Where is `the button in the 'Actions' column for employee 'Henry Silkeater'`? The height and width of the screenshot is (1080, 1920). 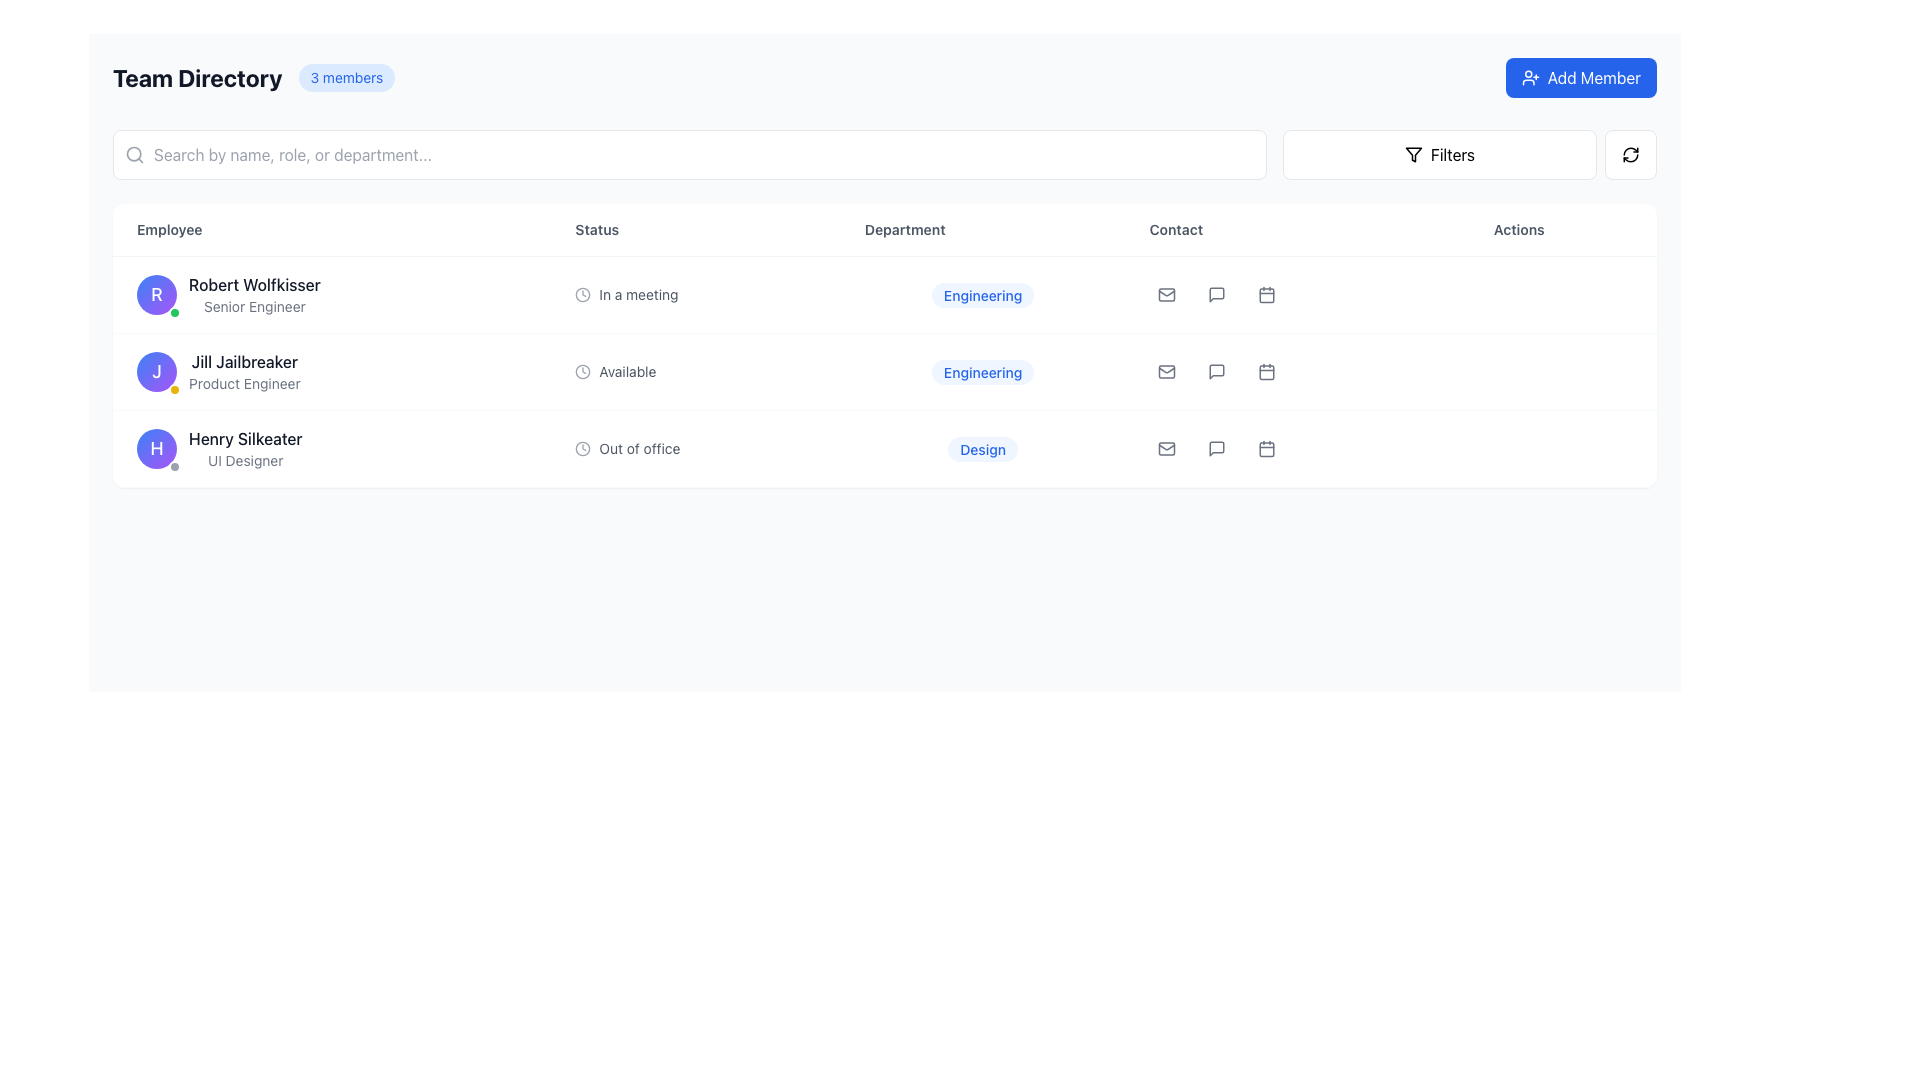 the button in the 'Actions' column for employee 'Henry Silkeater' is located at coordinates (1215, 447).